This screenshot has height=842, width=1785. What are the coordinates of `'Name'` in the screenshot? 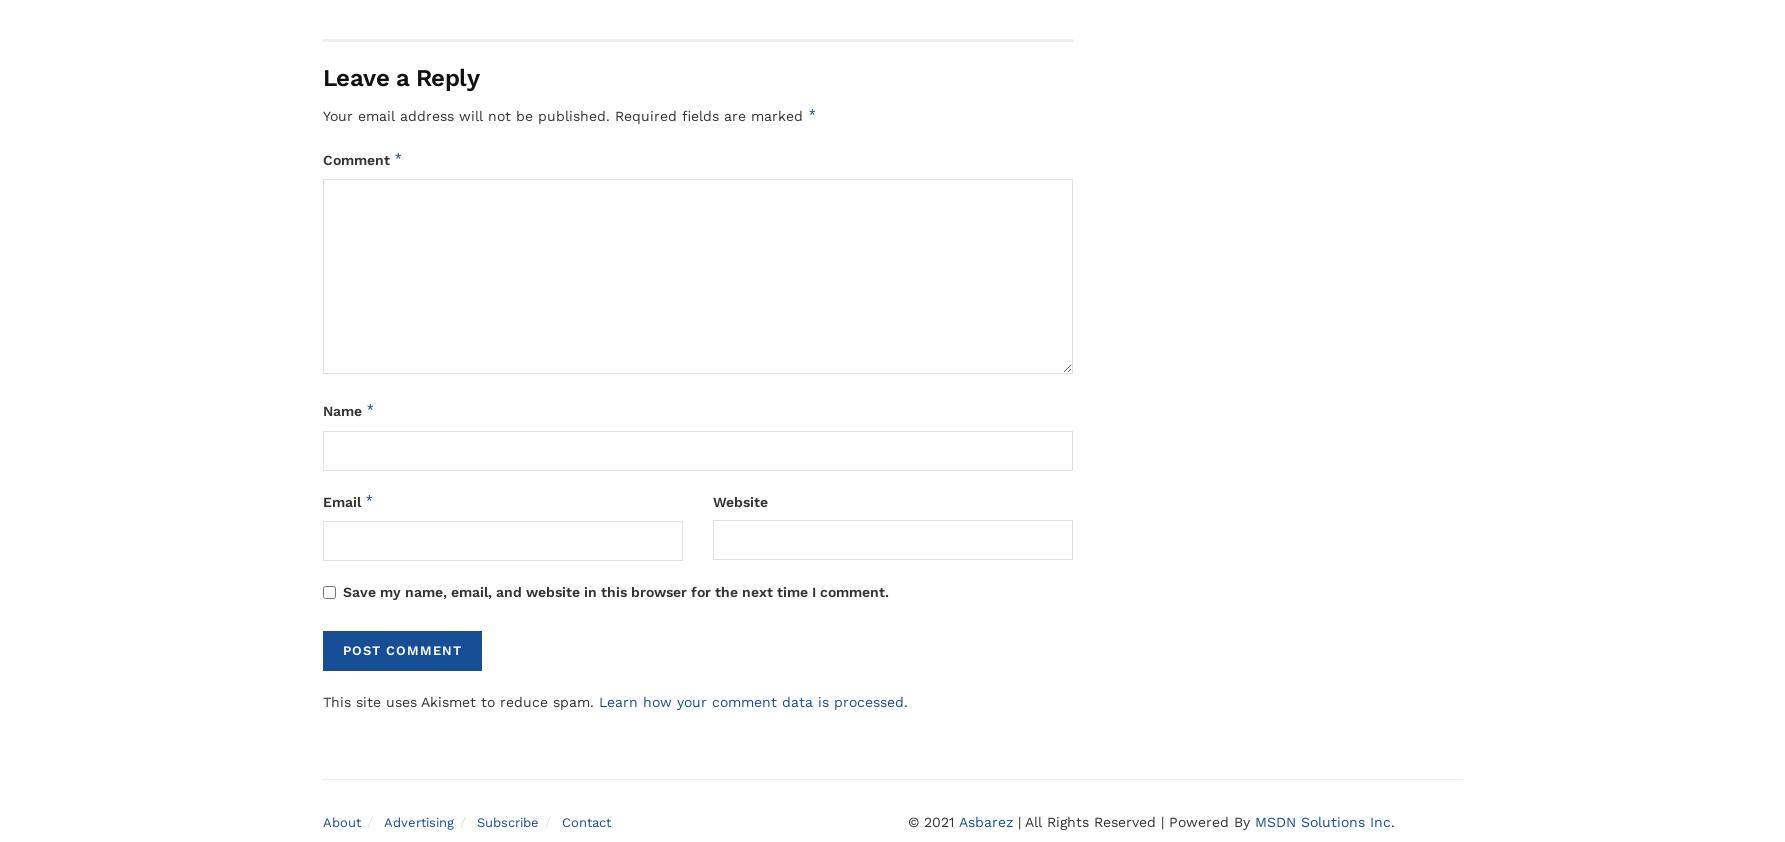 It's located at (322, 410).